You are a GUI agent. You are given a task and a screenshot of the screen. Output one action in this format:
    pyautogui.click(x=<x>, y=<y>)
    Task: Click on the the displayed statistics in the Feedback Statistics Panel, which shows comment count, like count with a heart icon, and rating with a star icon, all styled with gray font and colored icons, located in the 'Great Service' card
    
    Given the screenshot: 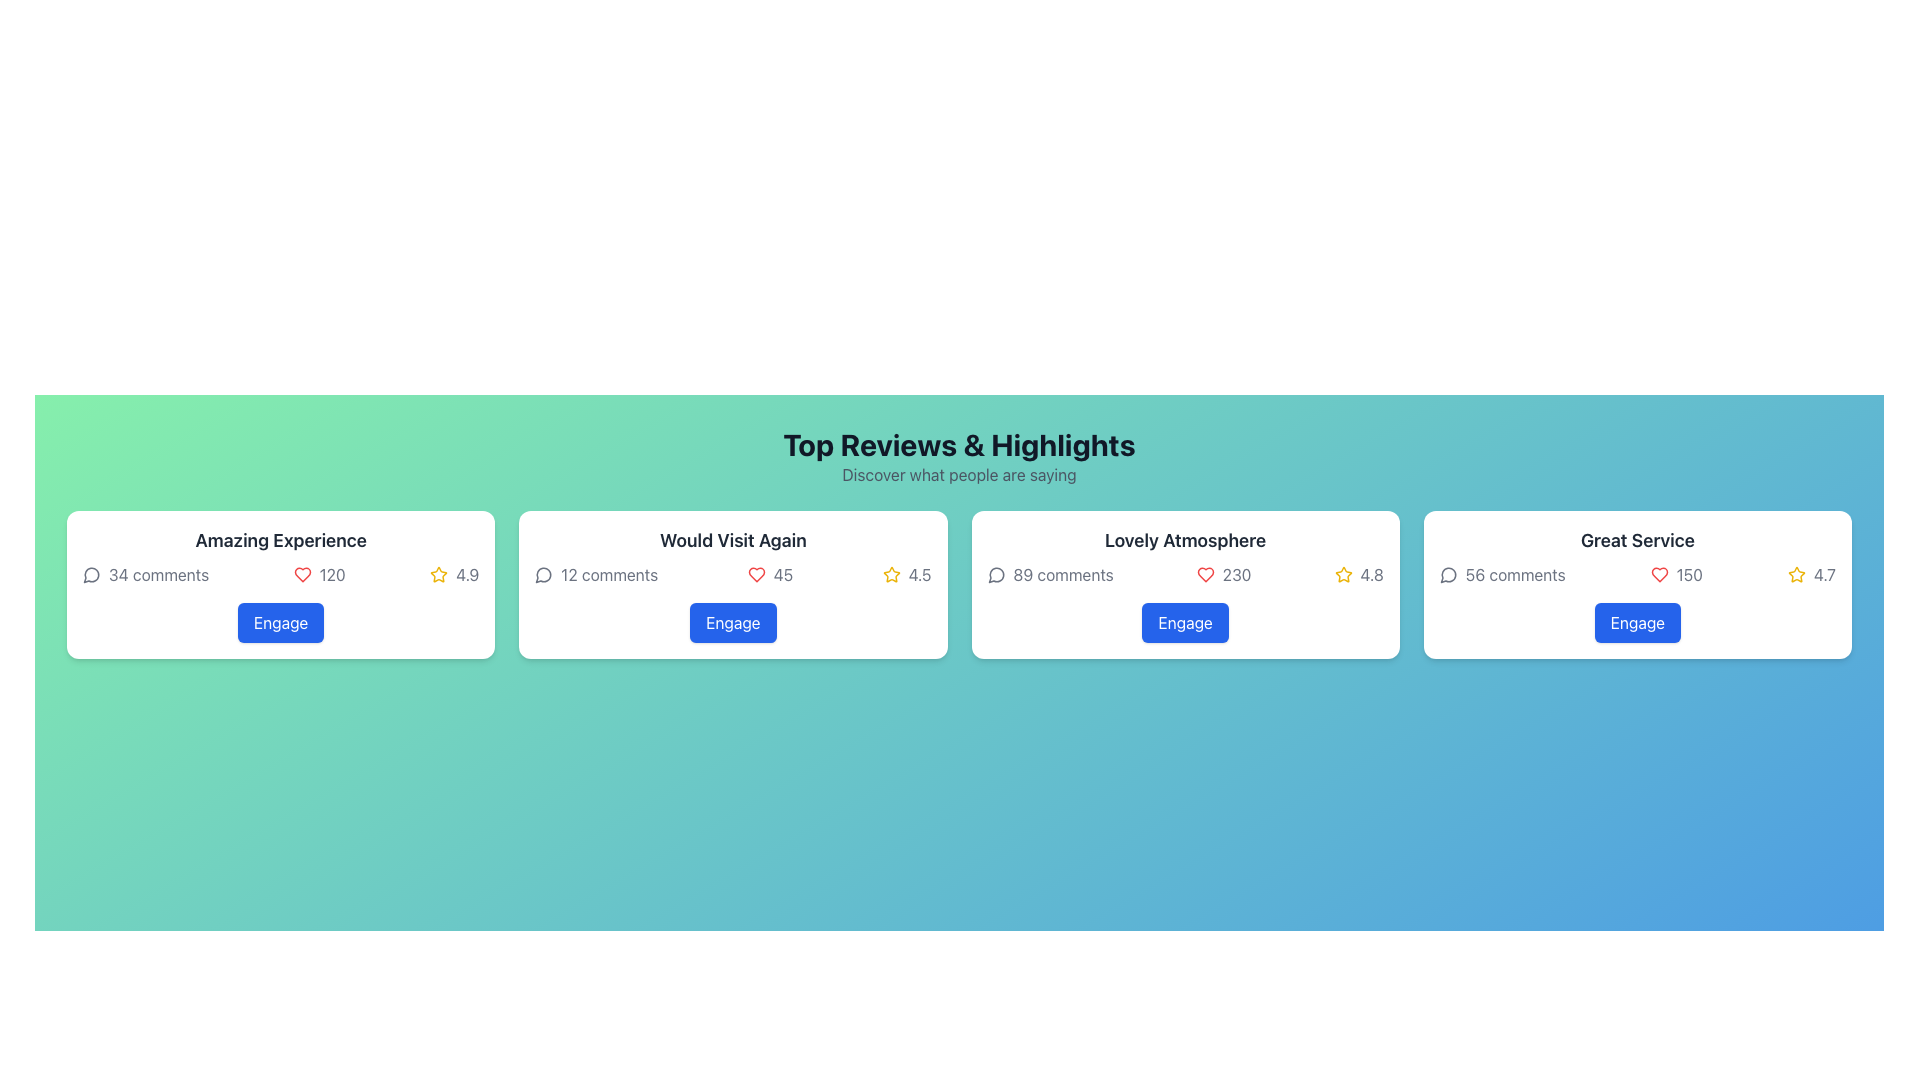 What is the action you would take?
    pyautogui.click(x=1637, y=574)
    